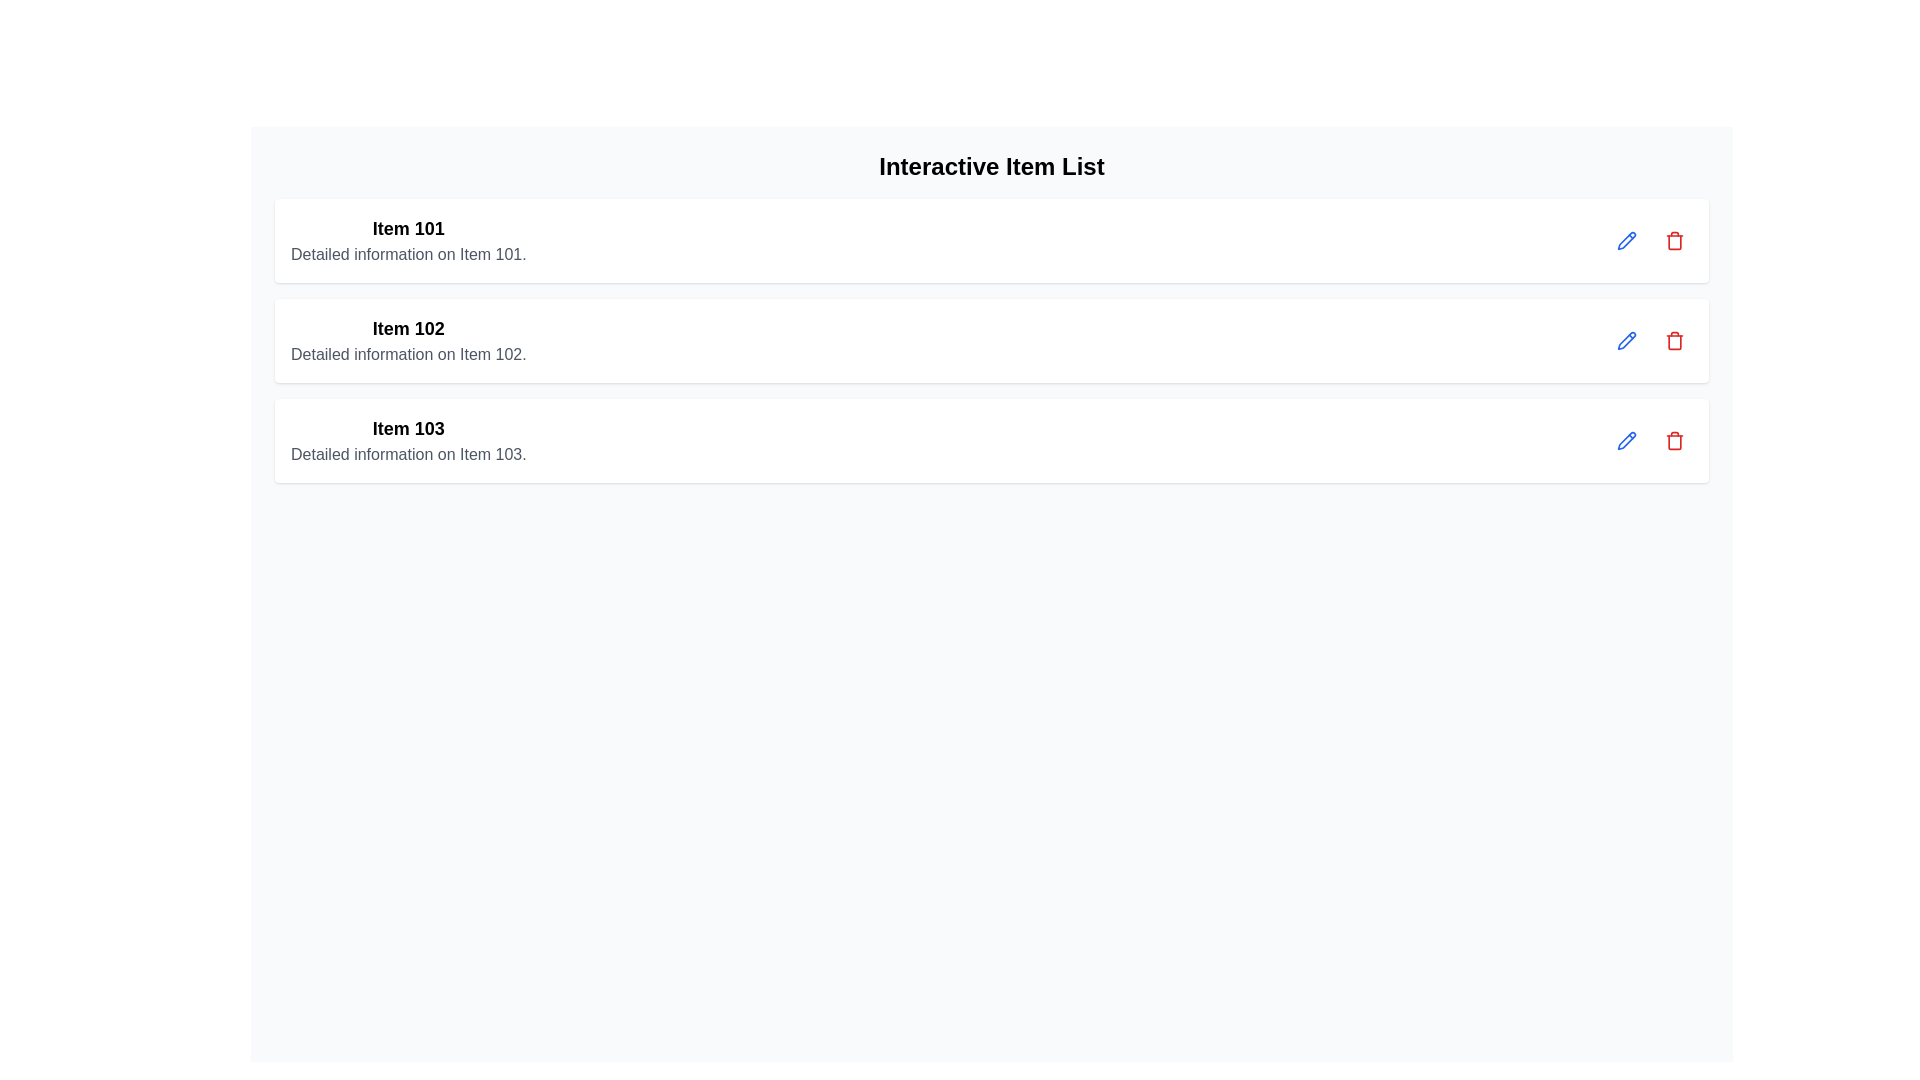 The width and height of the screenshot is (1920, 1080). Describe the element at coordinates (1675, 339) in the screenshot. I see `the red-colored trash icon button located on the right side of the interface within the row labeled 'Item 102'` at that location.